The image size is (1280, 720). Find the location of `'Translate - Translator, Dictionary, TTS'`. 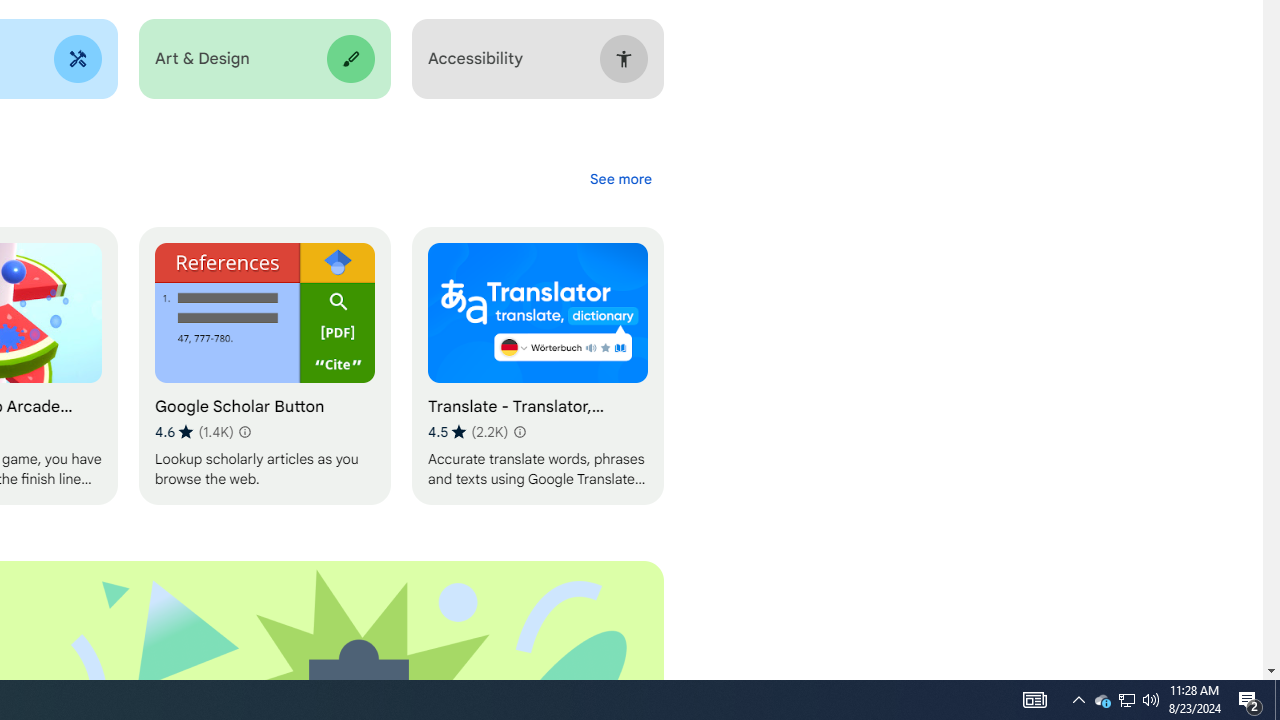

'Translate - Translator, Dictionary, TTS' is located at coordinates (537, 366).